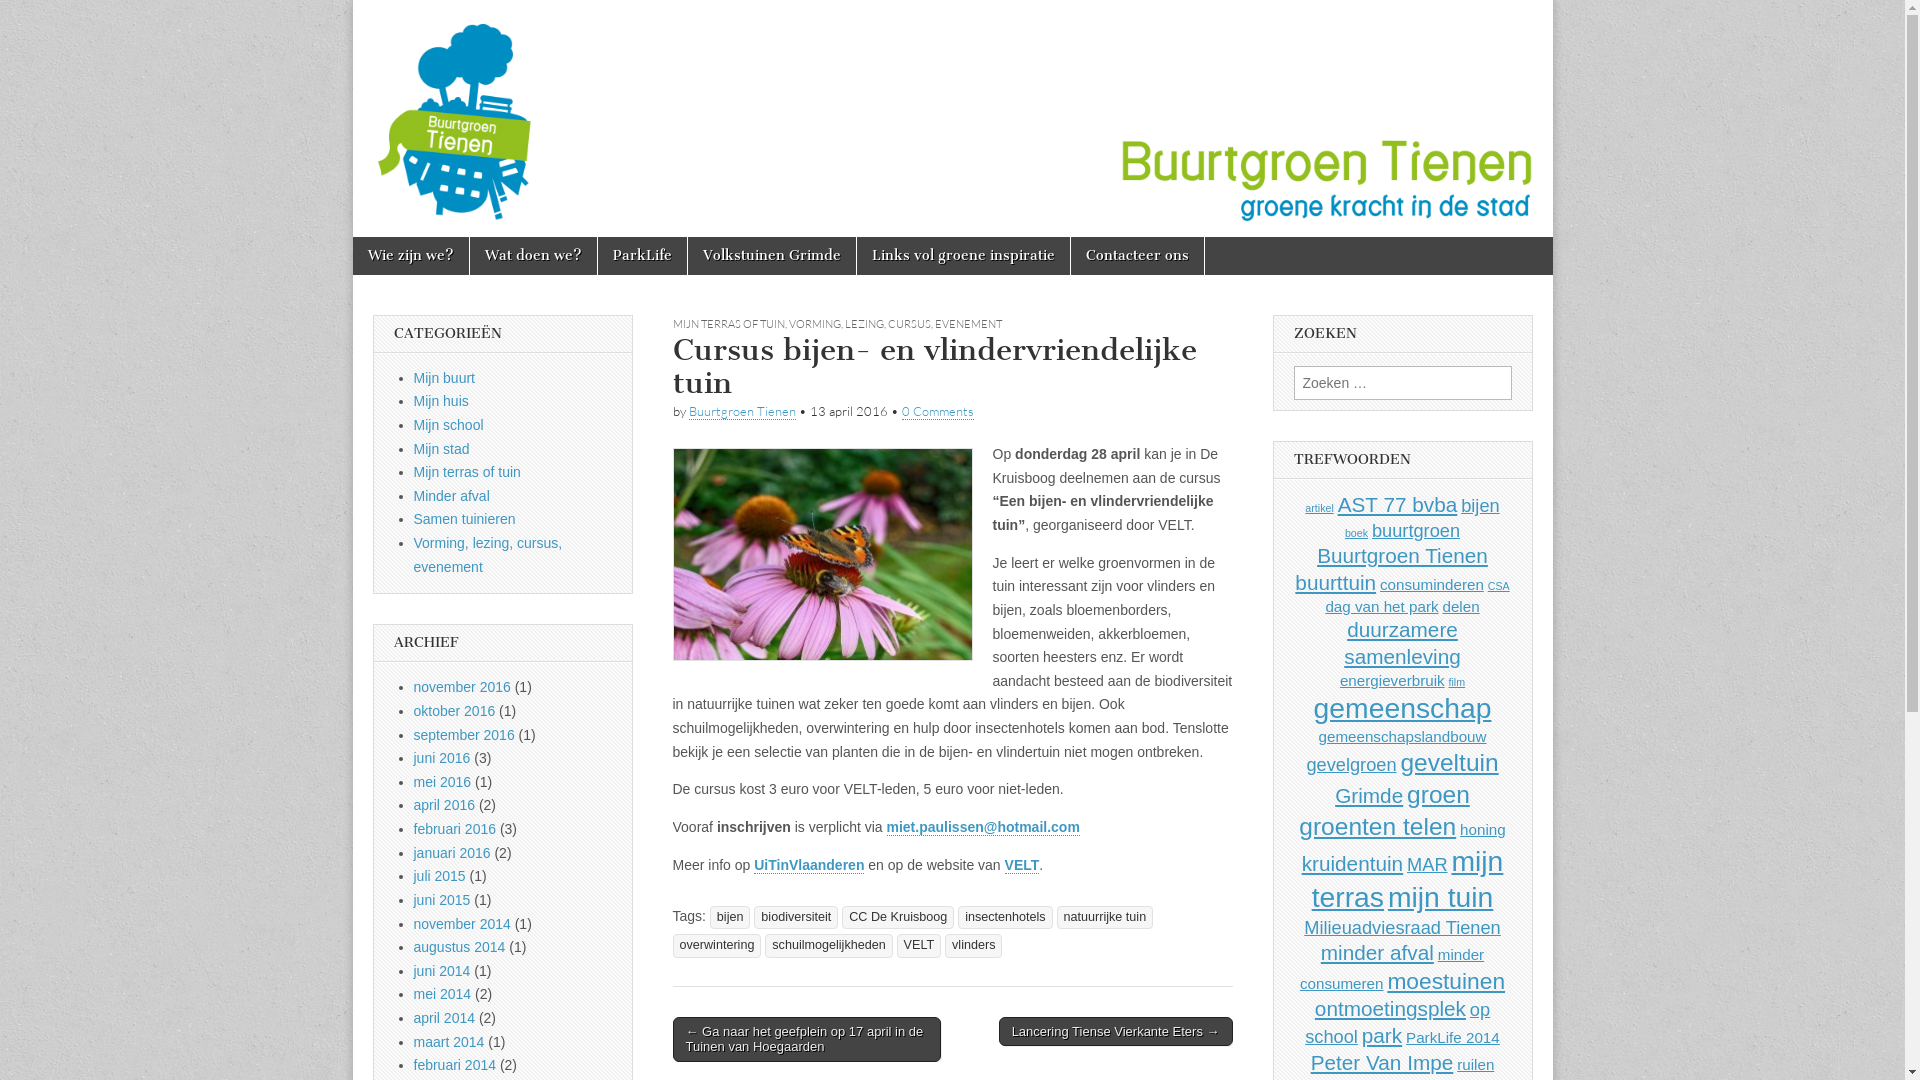 This screenshot has height=1080, width=1920. What do you see at coordinates (1401, 707) in the screenshot?
I see `'gemeenschap'` at bounding box center [1401, 707].